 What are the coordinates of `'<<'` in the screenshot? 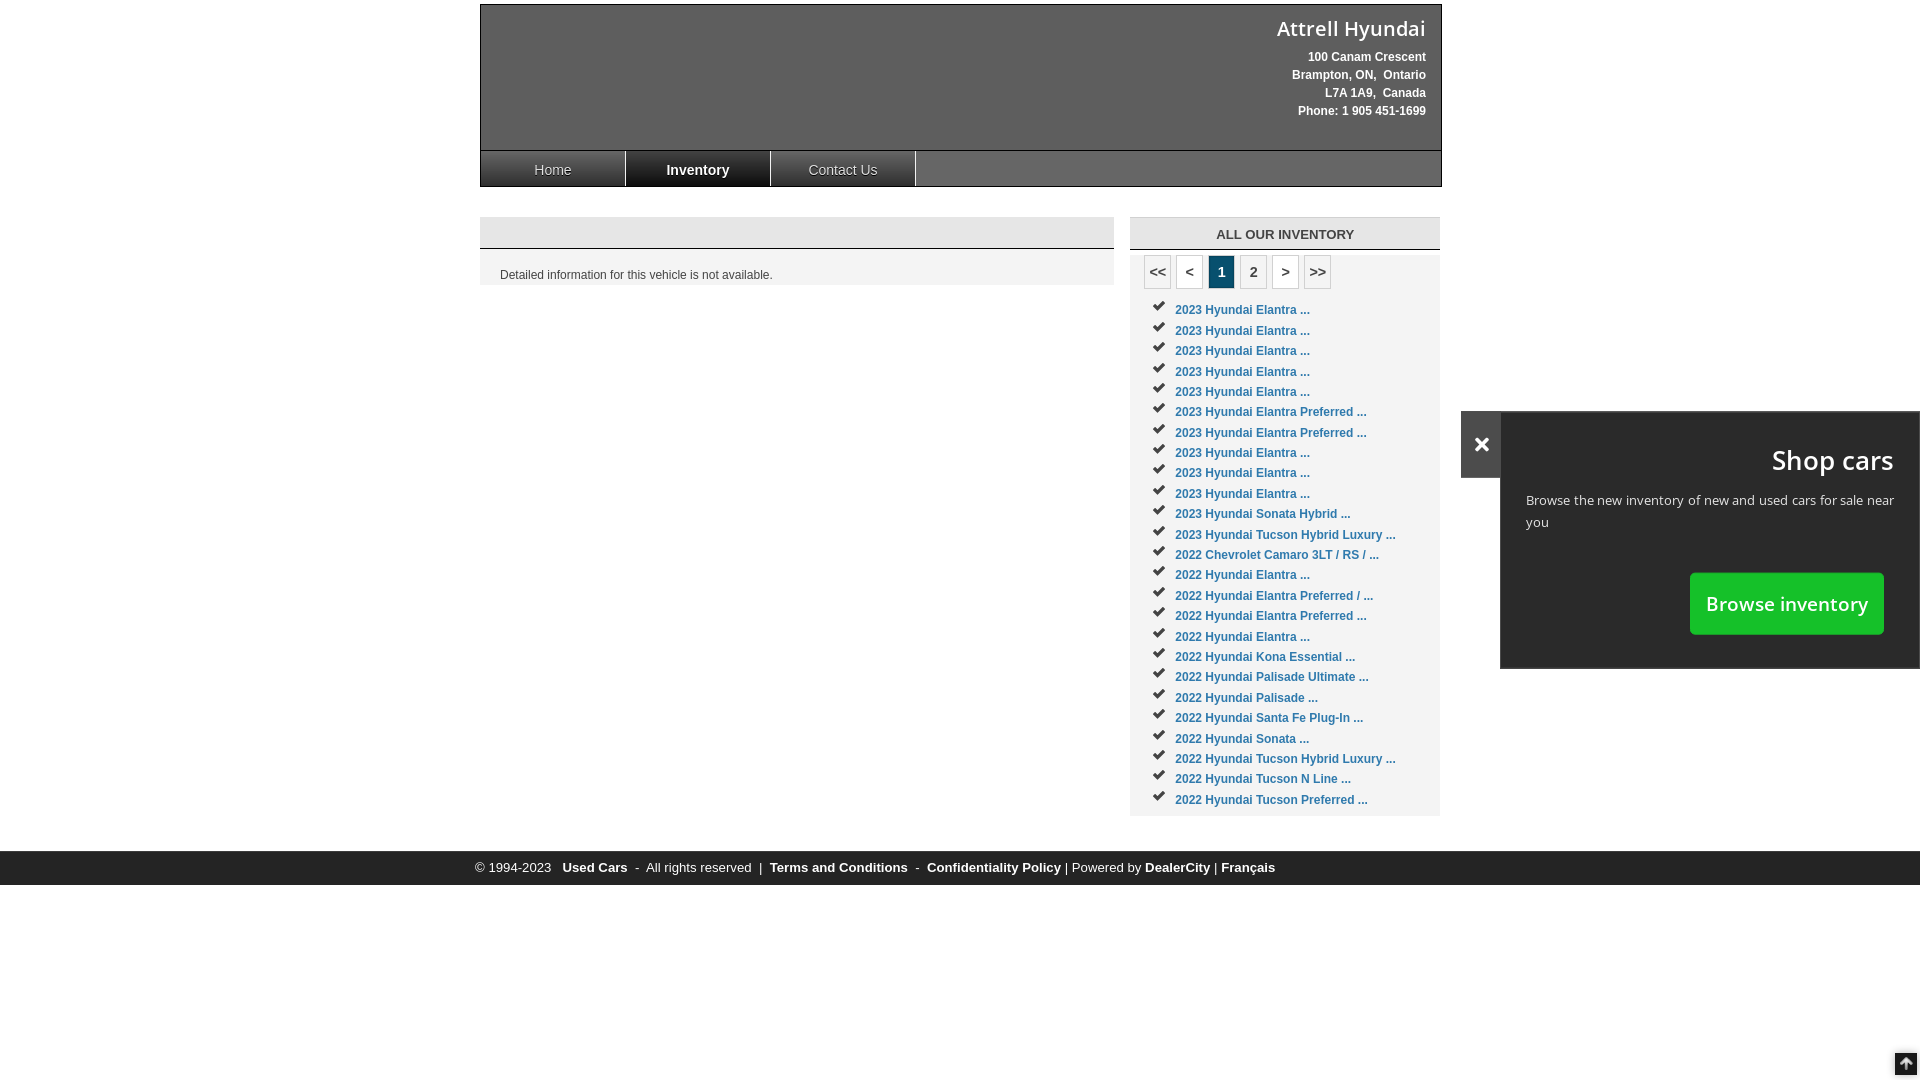 It's located at (1157, 272).